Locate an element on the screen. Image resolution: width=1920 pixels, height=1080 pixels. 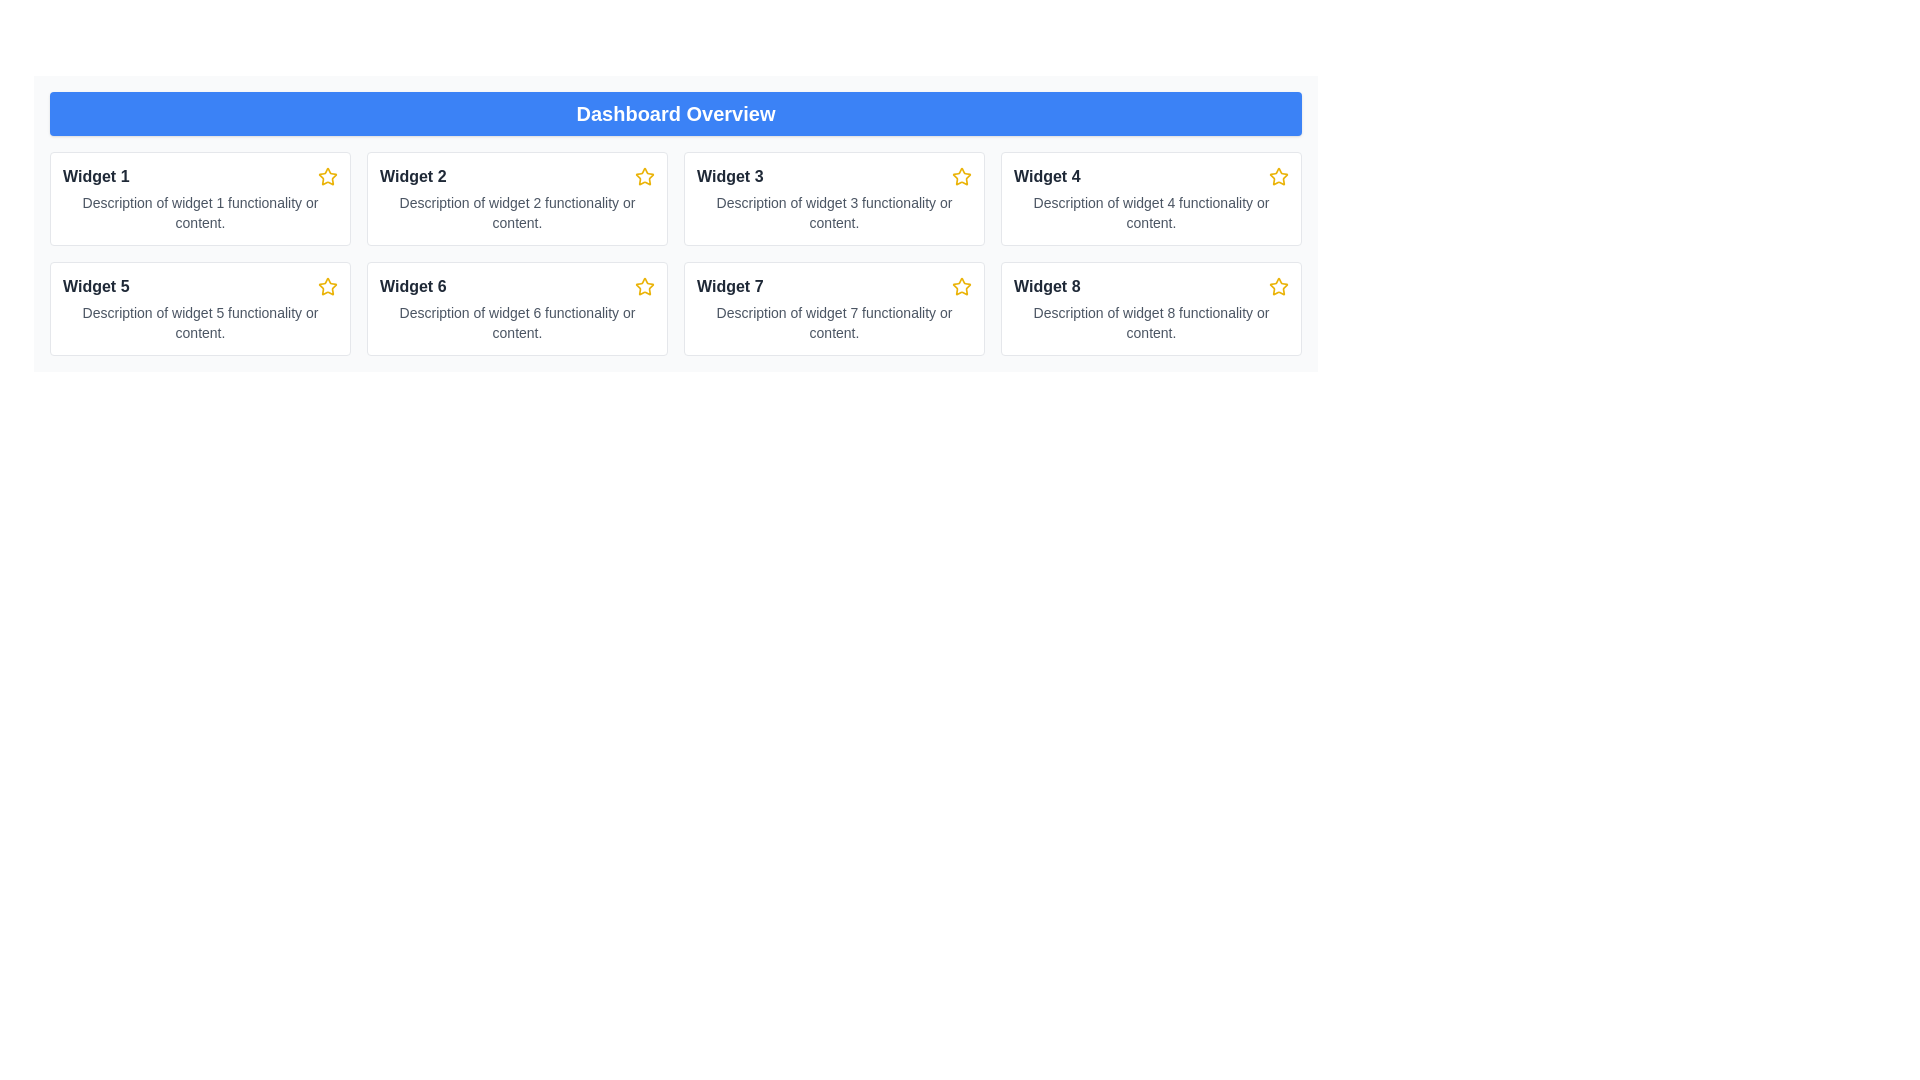
the sixth star icon located above the 'Widget 6' label to mark it as a favorite is located at coordinates (644, 286).